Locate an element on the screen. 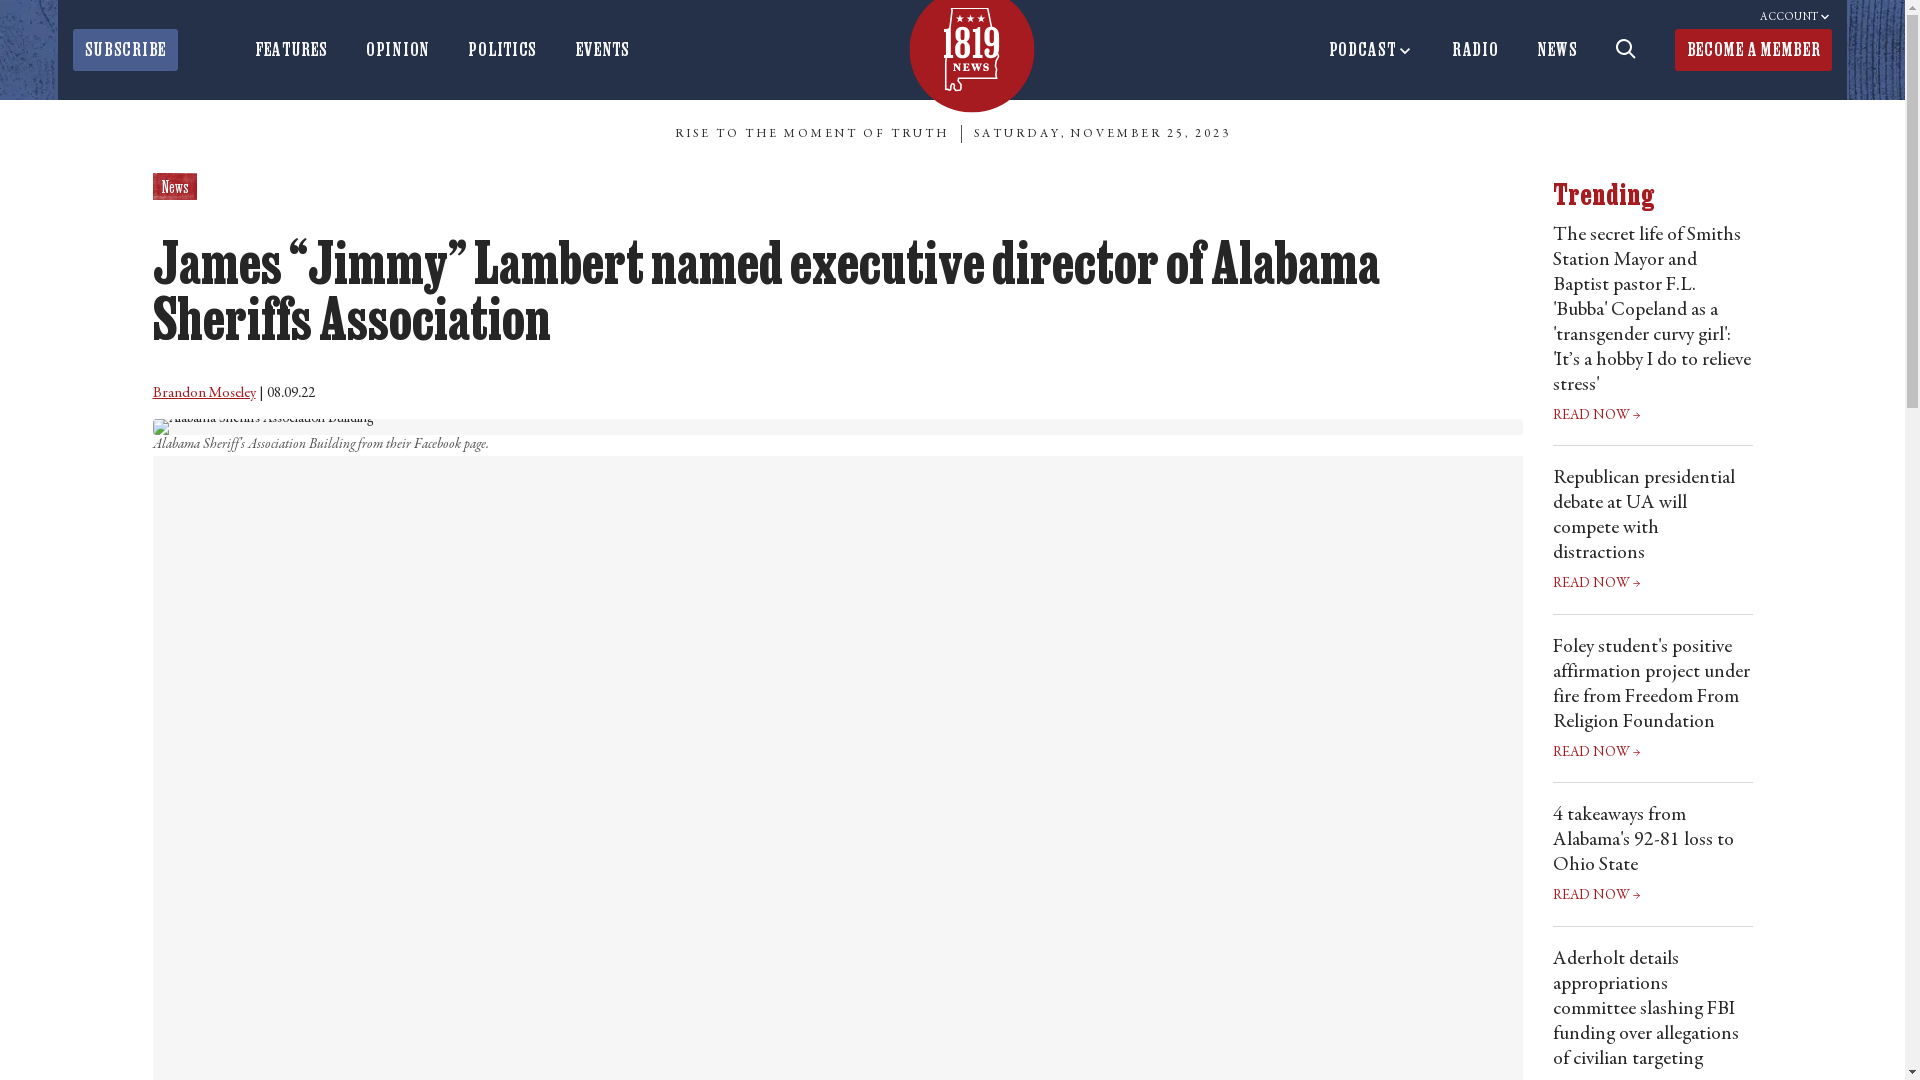 Image resolution: width=1920 pixels, height=1080 pixels. 'PODCAST' is located at coordinates (1370, 49).